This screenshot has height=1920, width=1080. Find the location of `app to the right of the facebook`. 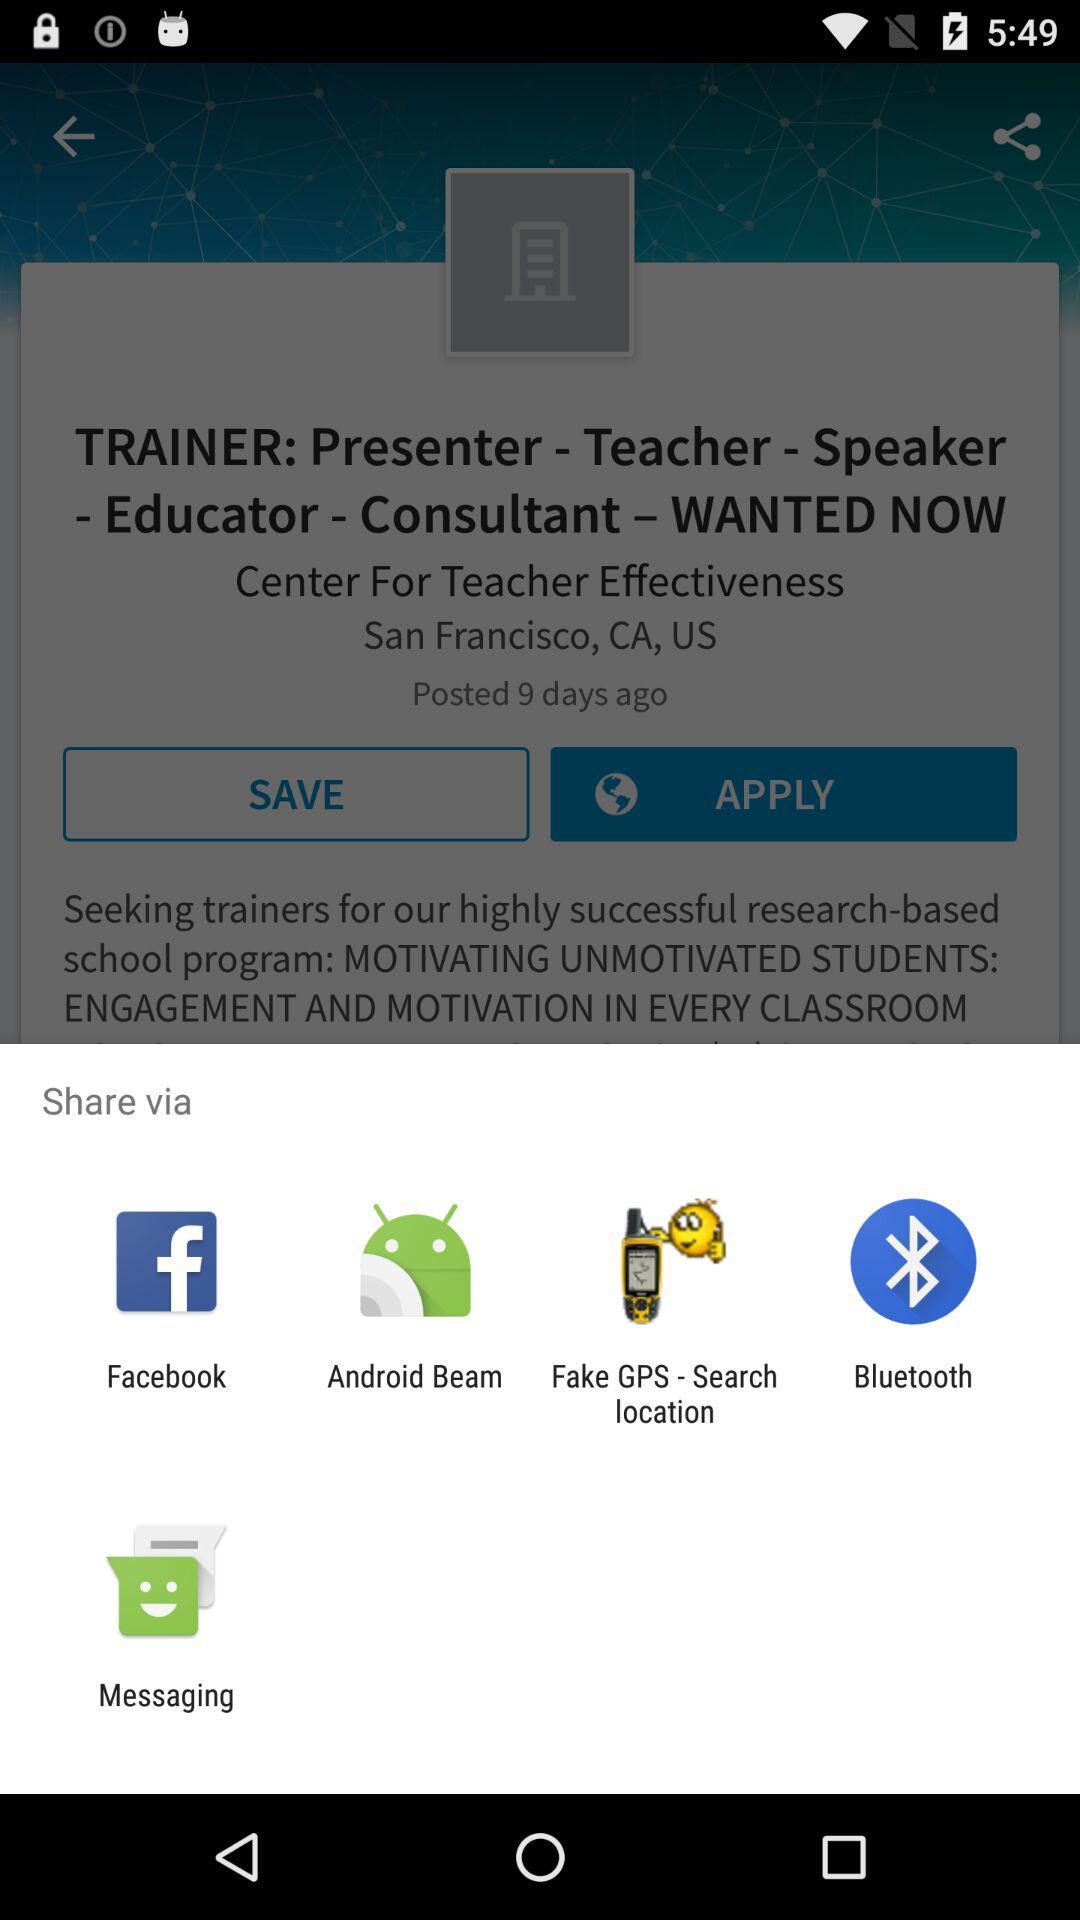

app to the right of the facebook is located at coordinates (414, 1392).